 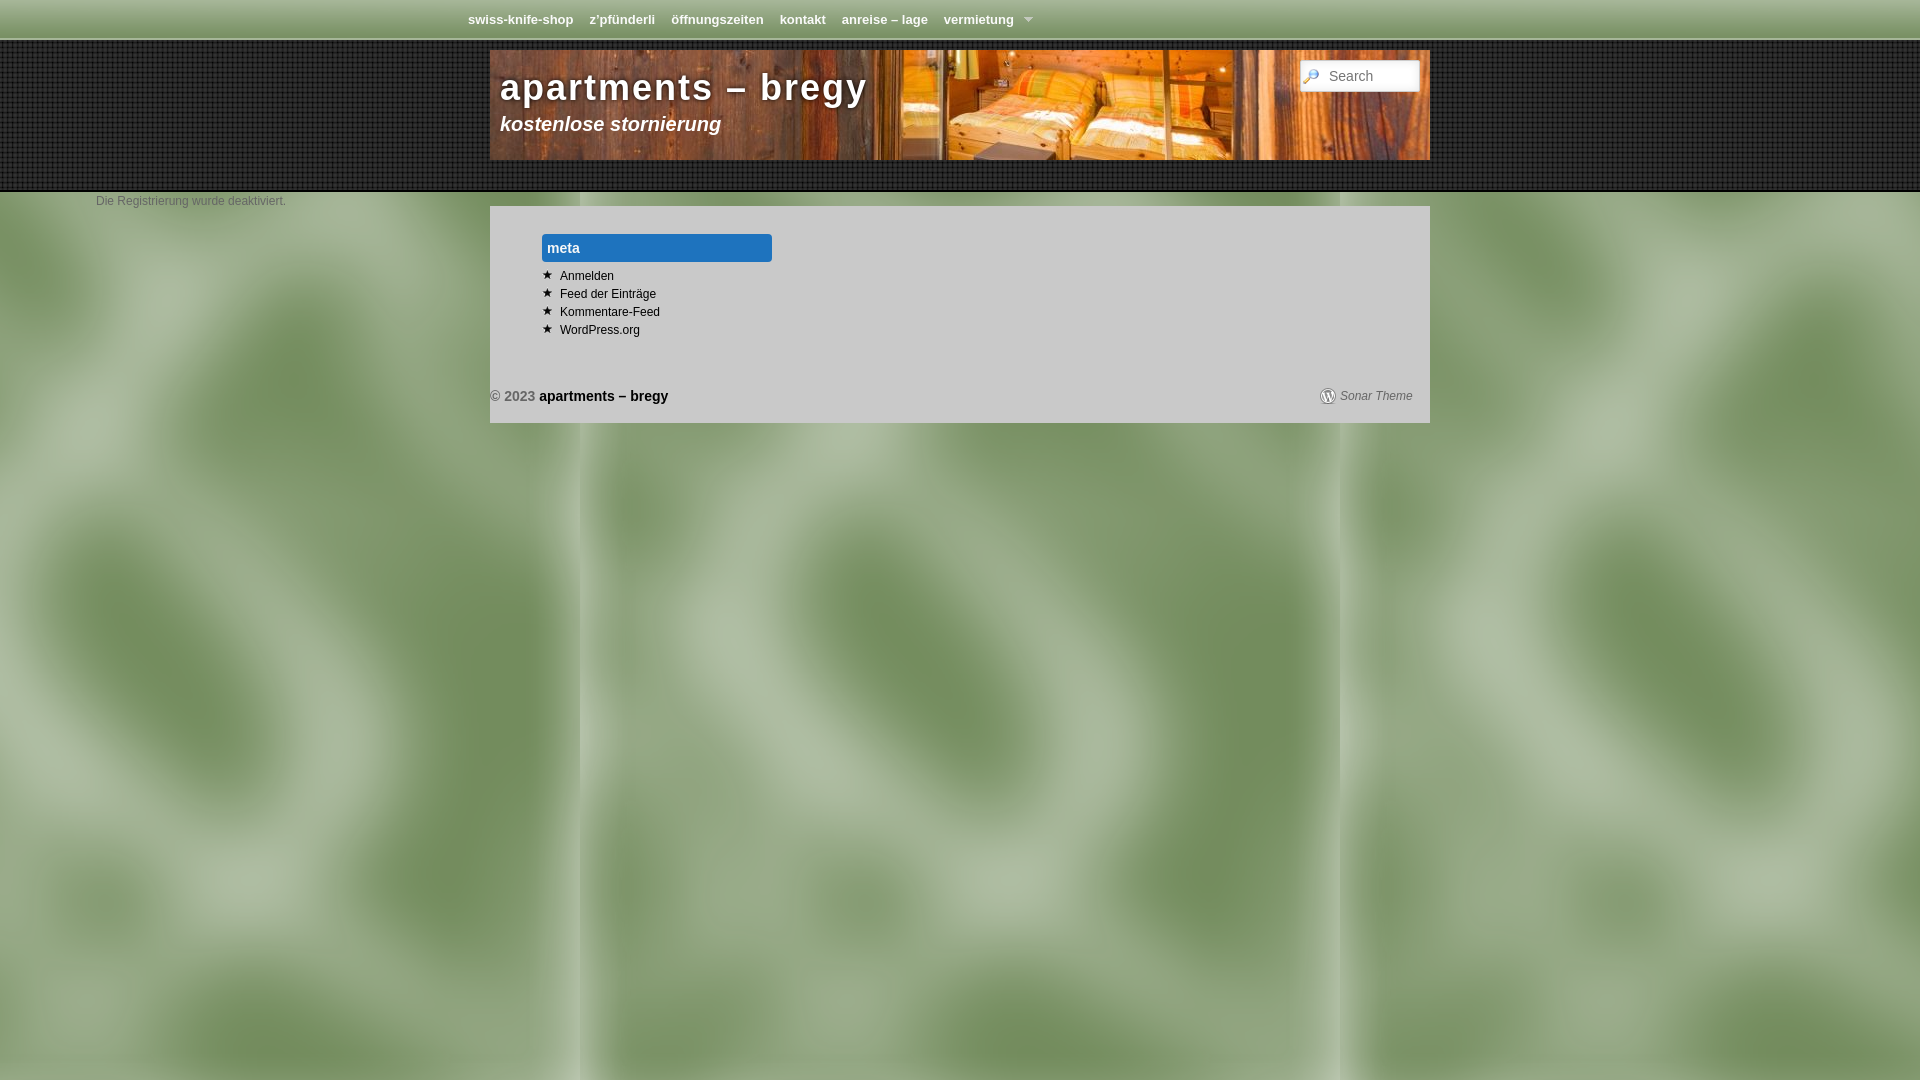 I want to click on 'swiss-knife-shop', so click(x=459, y=19).